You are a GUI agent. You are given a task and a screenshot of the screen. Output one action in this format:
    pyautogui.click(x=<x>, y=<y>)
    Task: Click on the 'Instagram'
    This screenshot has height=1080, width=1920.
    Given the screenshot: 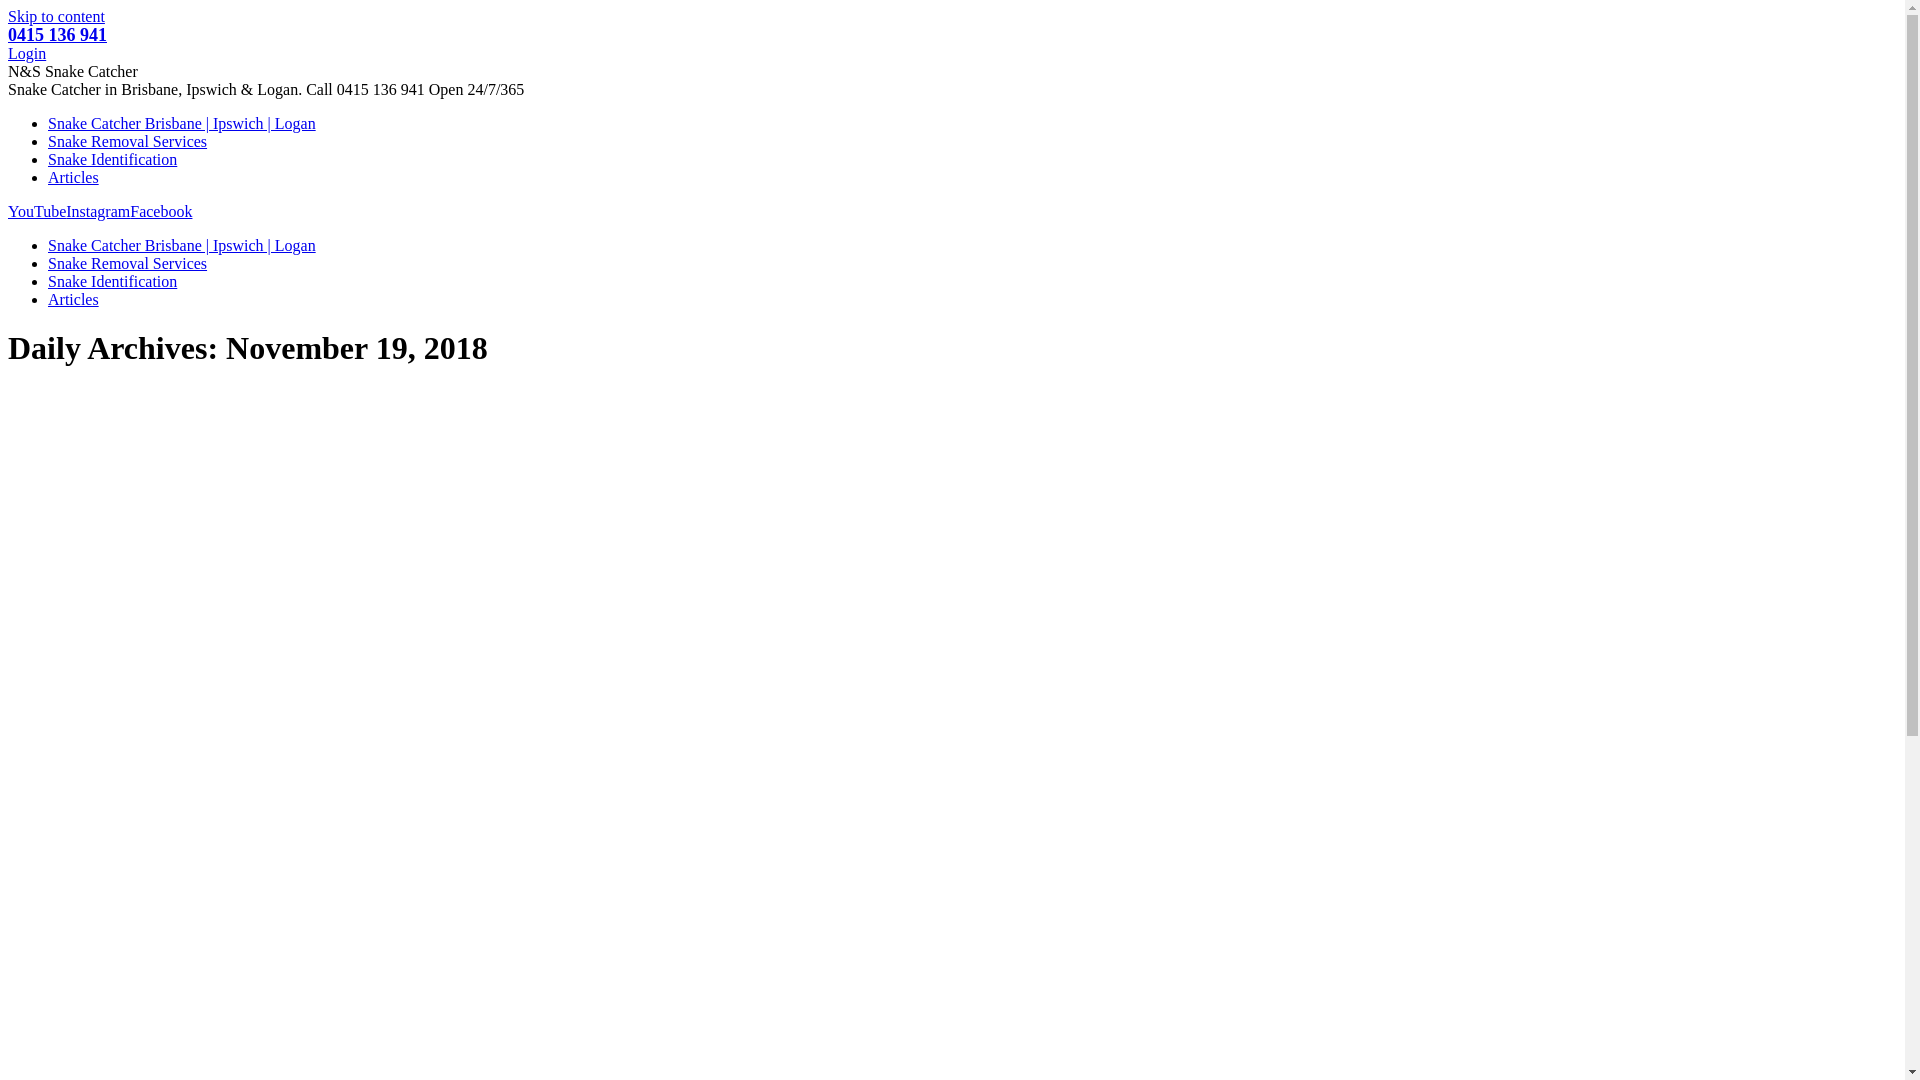 What is the action you would take?
    pyautogui.click(x=66, y=211)
    